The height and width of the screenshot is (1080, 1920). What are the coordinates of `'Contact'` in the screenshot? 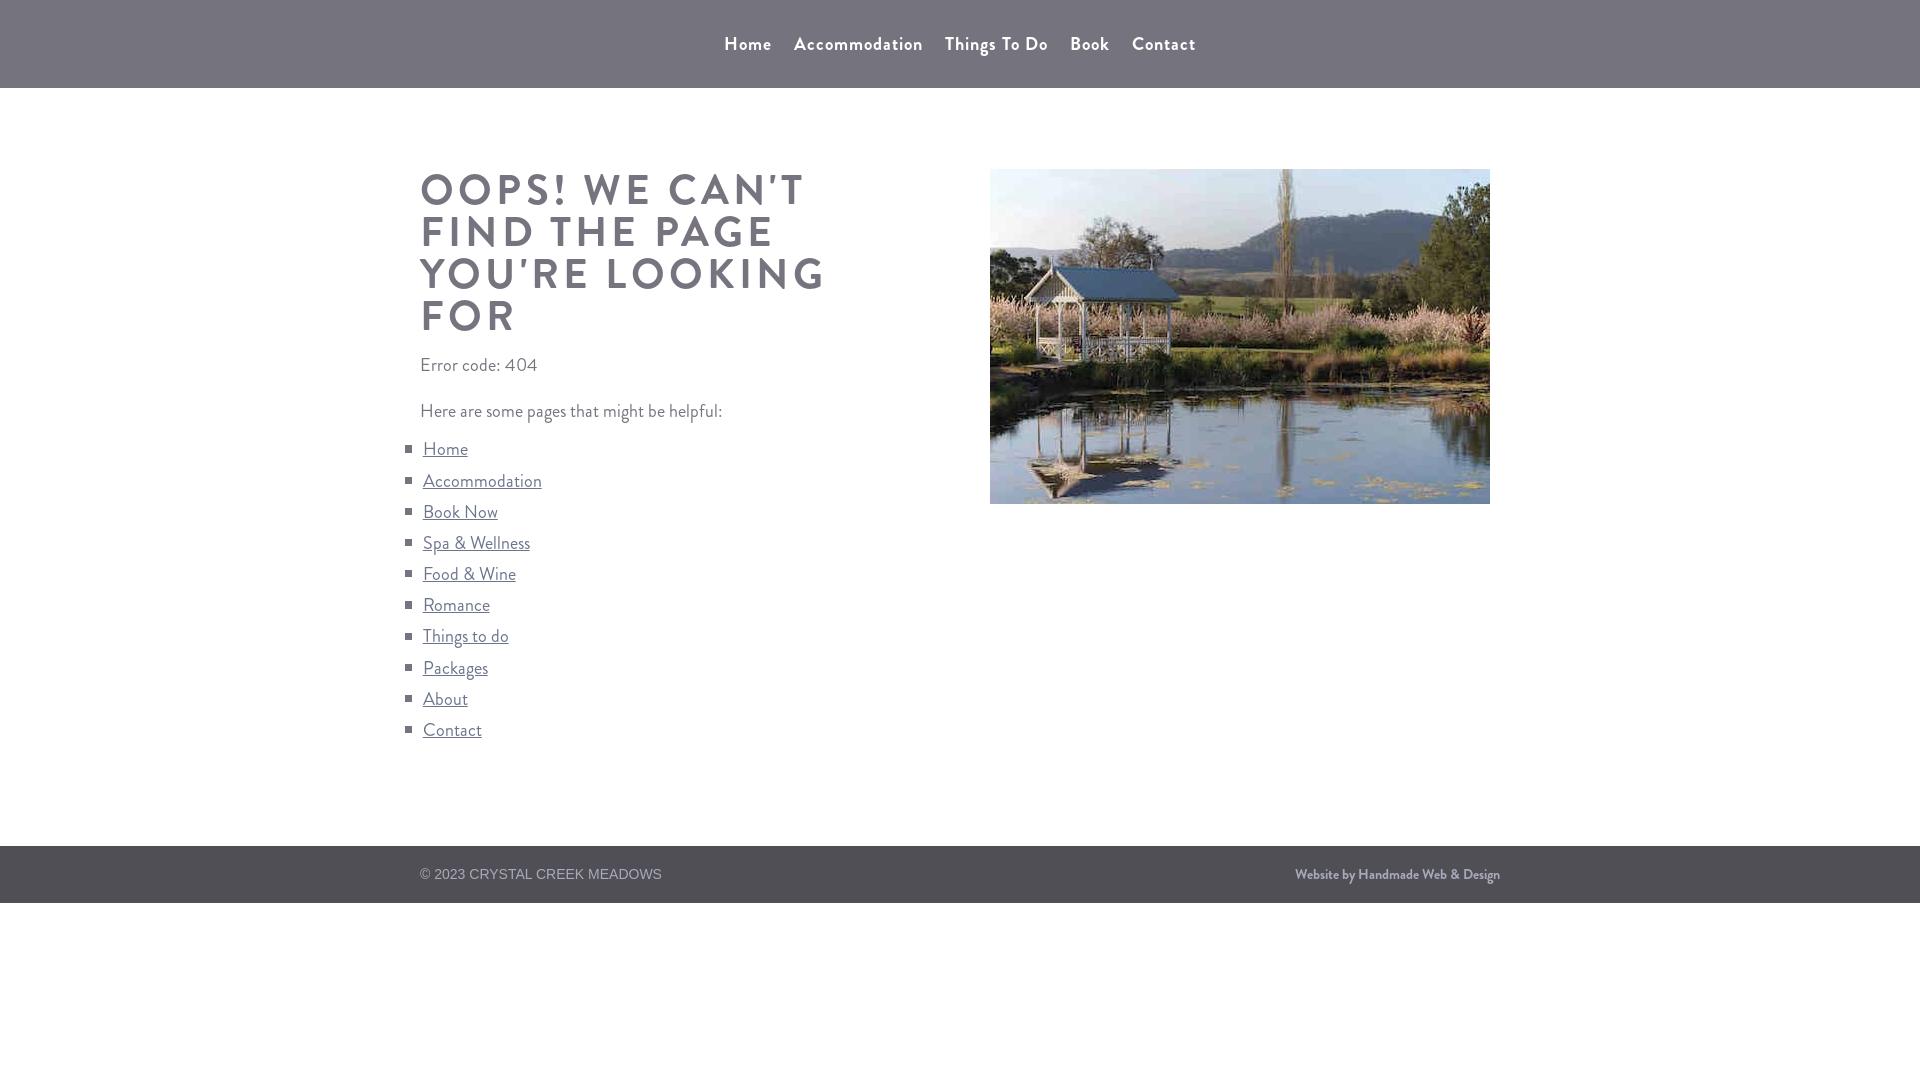 It's located at (451, 729).